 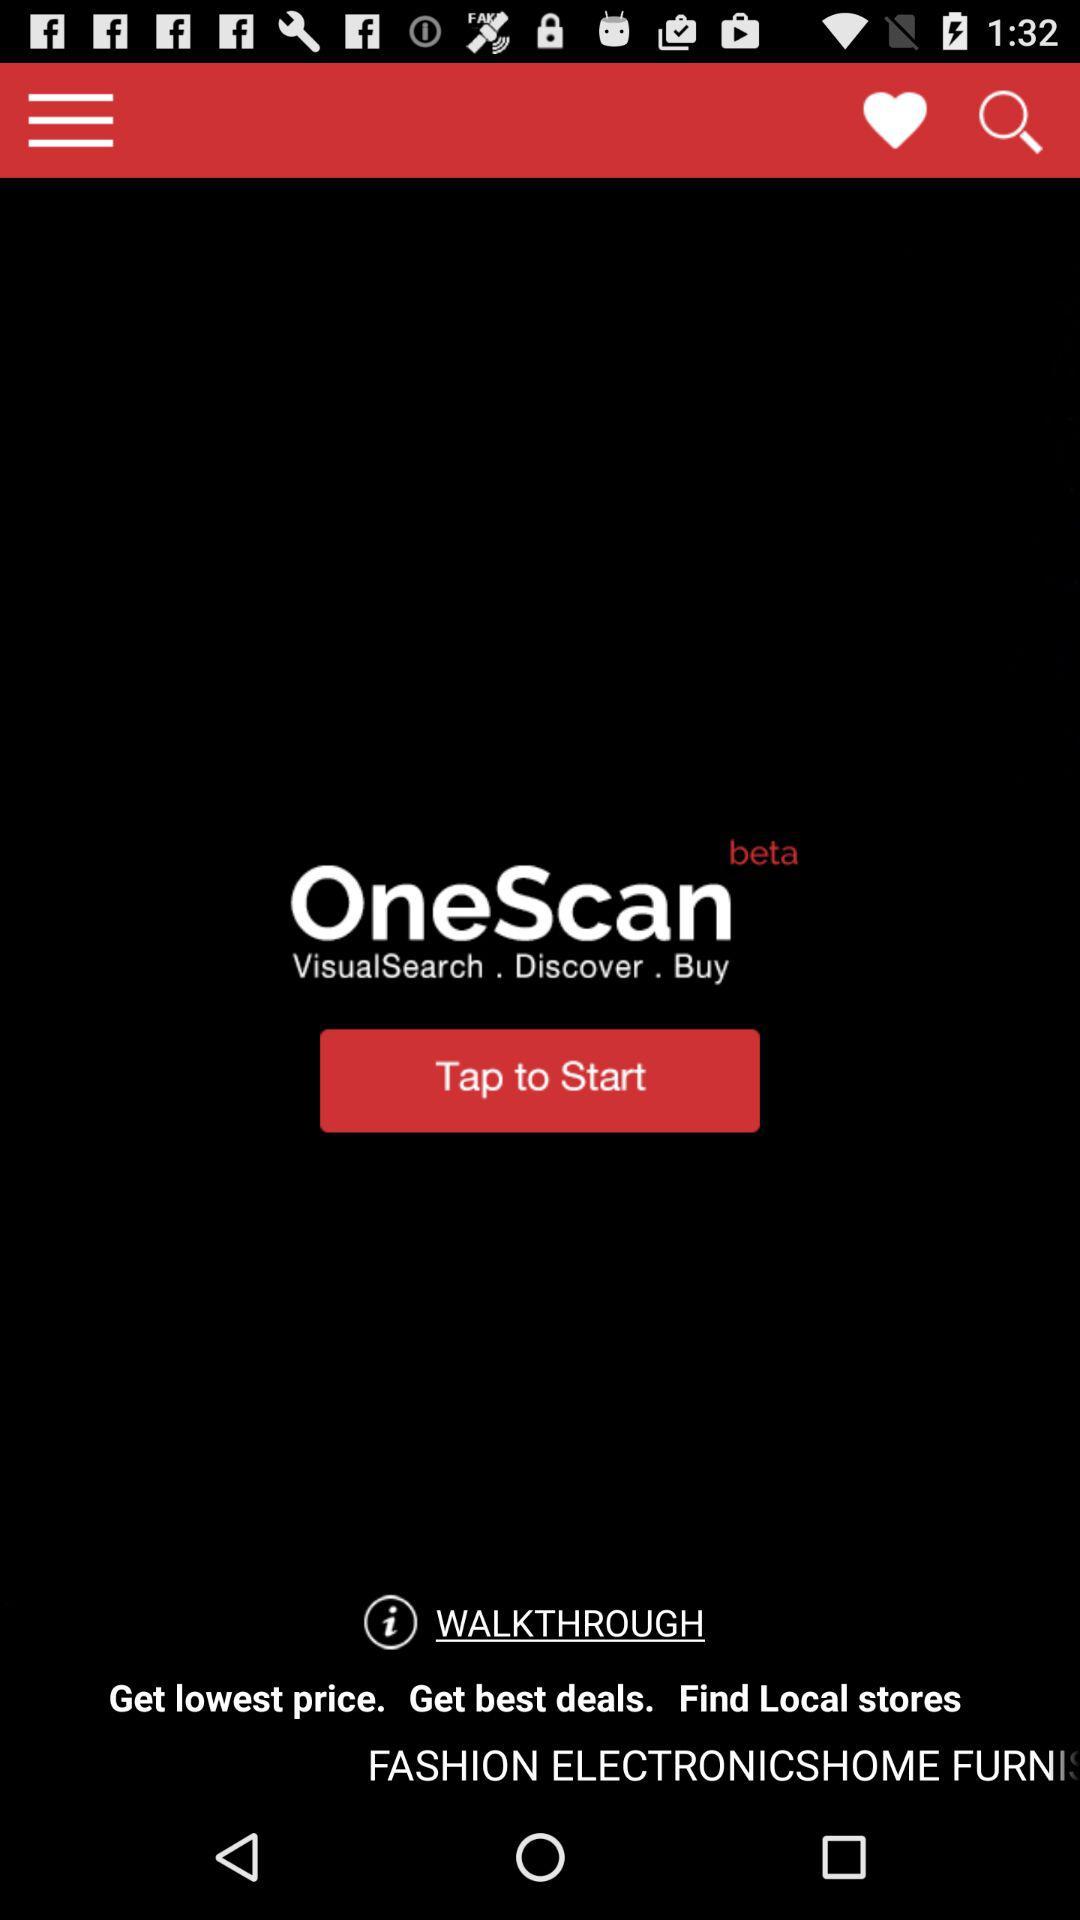 What do you see at coordinates (1009, 119) in the screenshot?
I see `opens the search function` at bounding box center [1009, 119].